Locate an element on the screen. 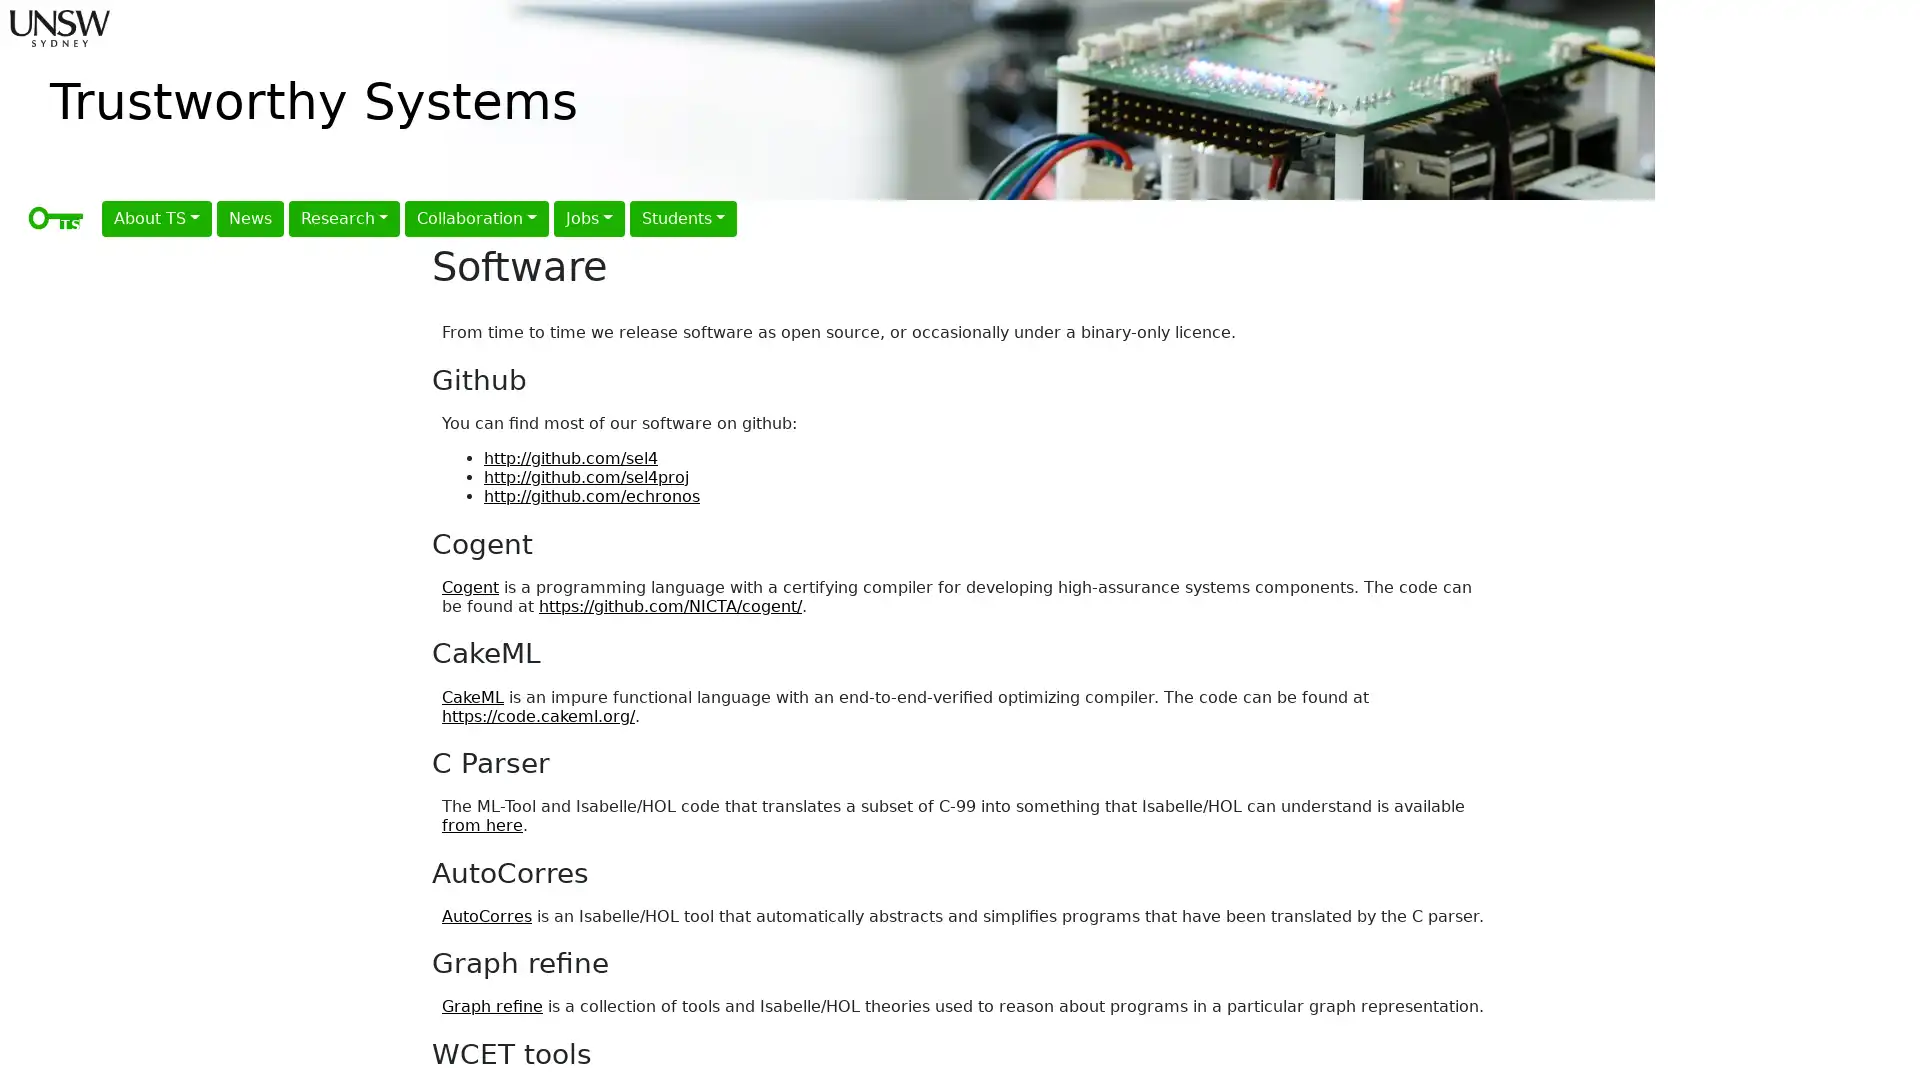 The height and width of the screenshot is (1080, 1920). Research is located at coordinates (344, 218).